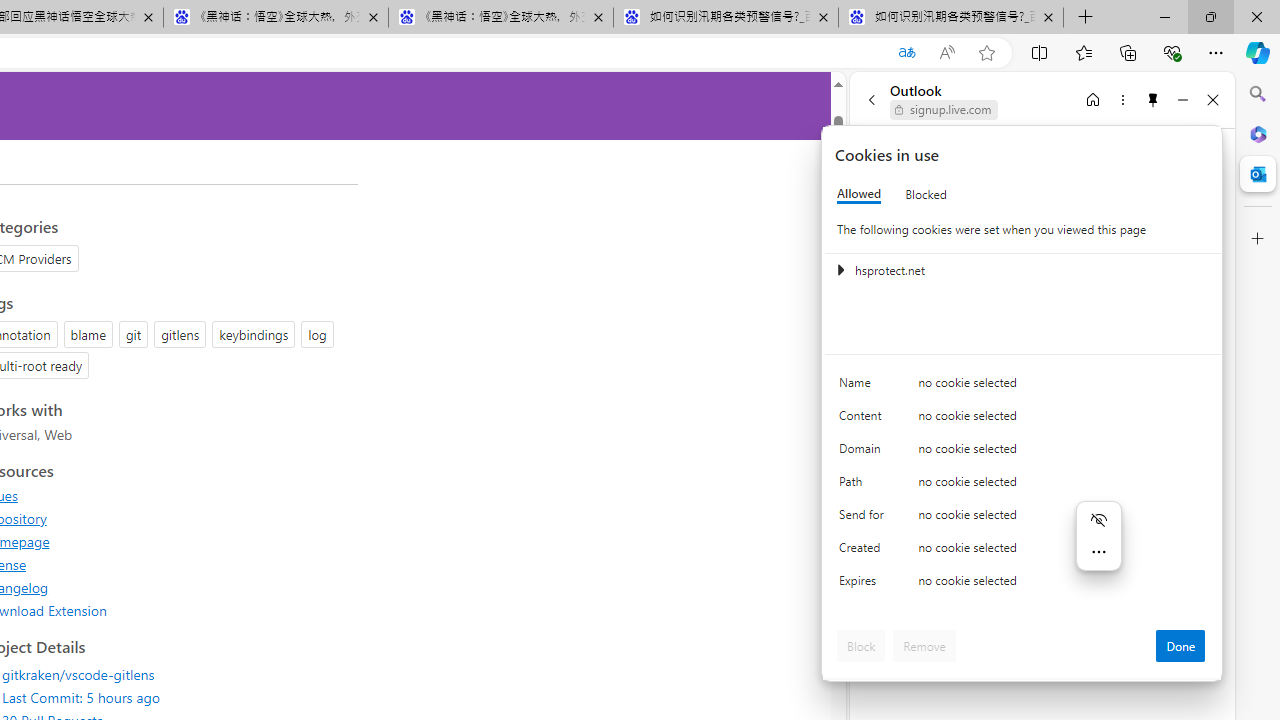  I want to click on 'Send for', so click(865, 518).